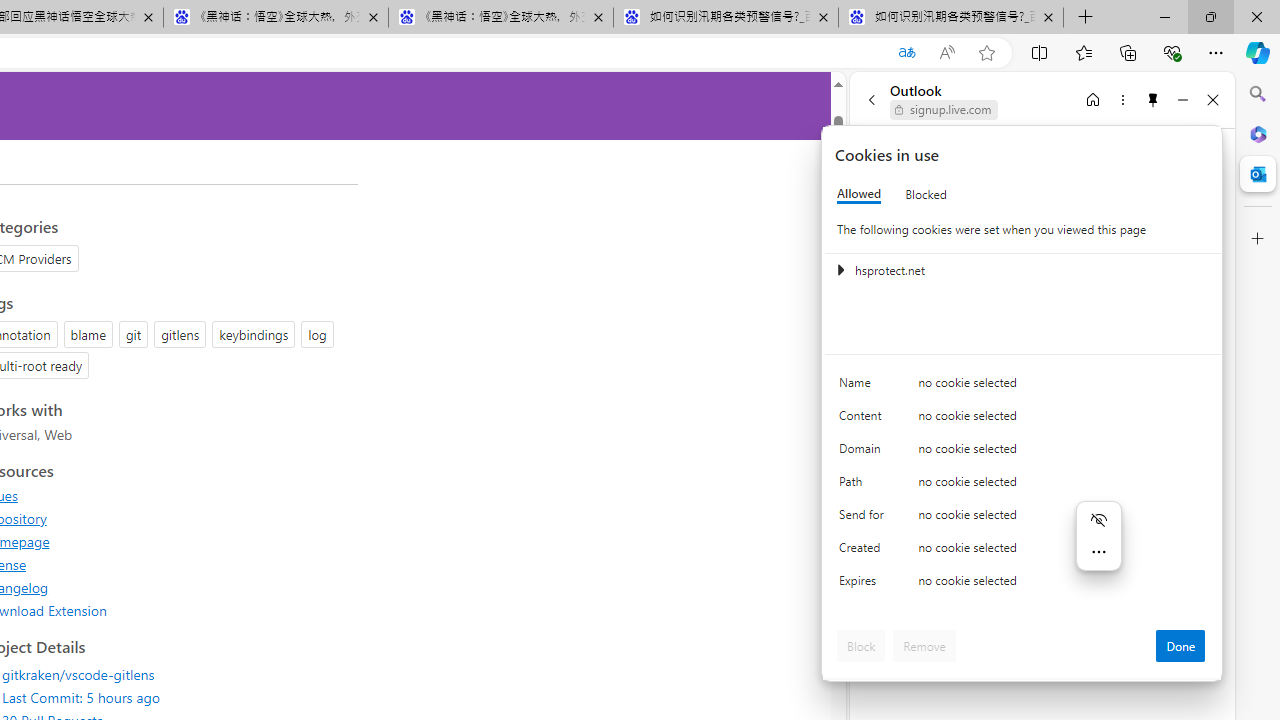  I want to click on 'Send for', so click(865, 518).